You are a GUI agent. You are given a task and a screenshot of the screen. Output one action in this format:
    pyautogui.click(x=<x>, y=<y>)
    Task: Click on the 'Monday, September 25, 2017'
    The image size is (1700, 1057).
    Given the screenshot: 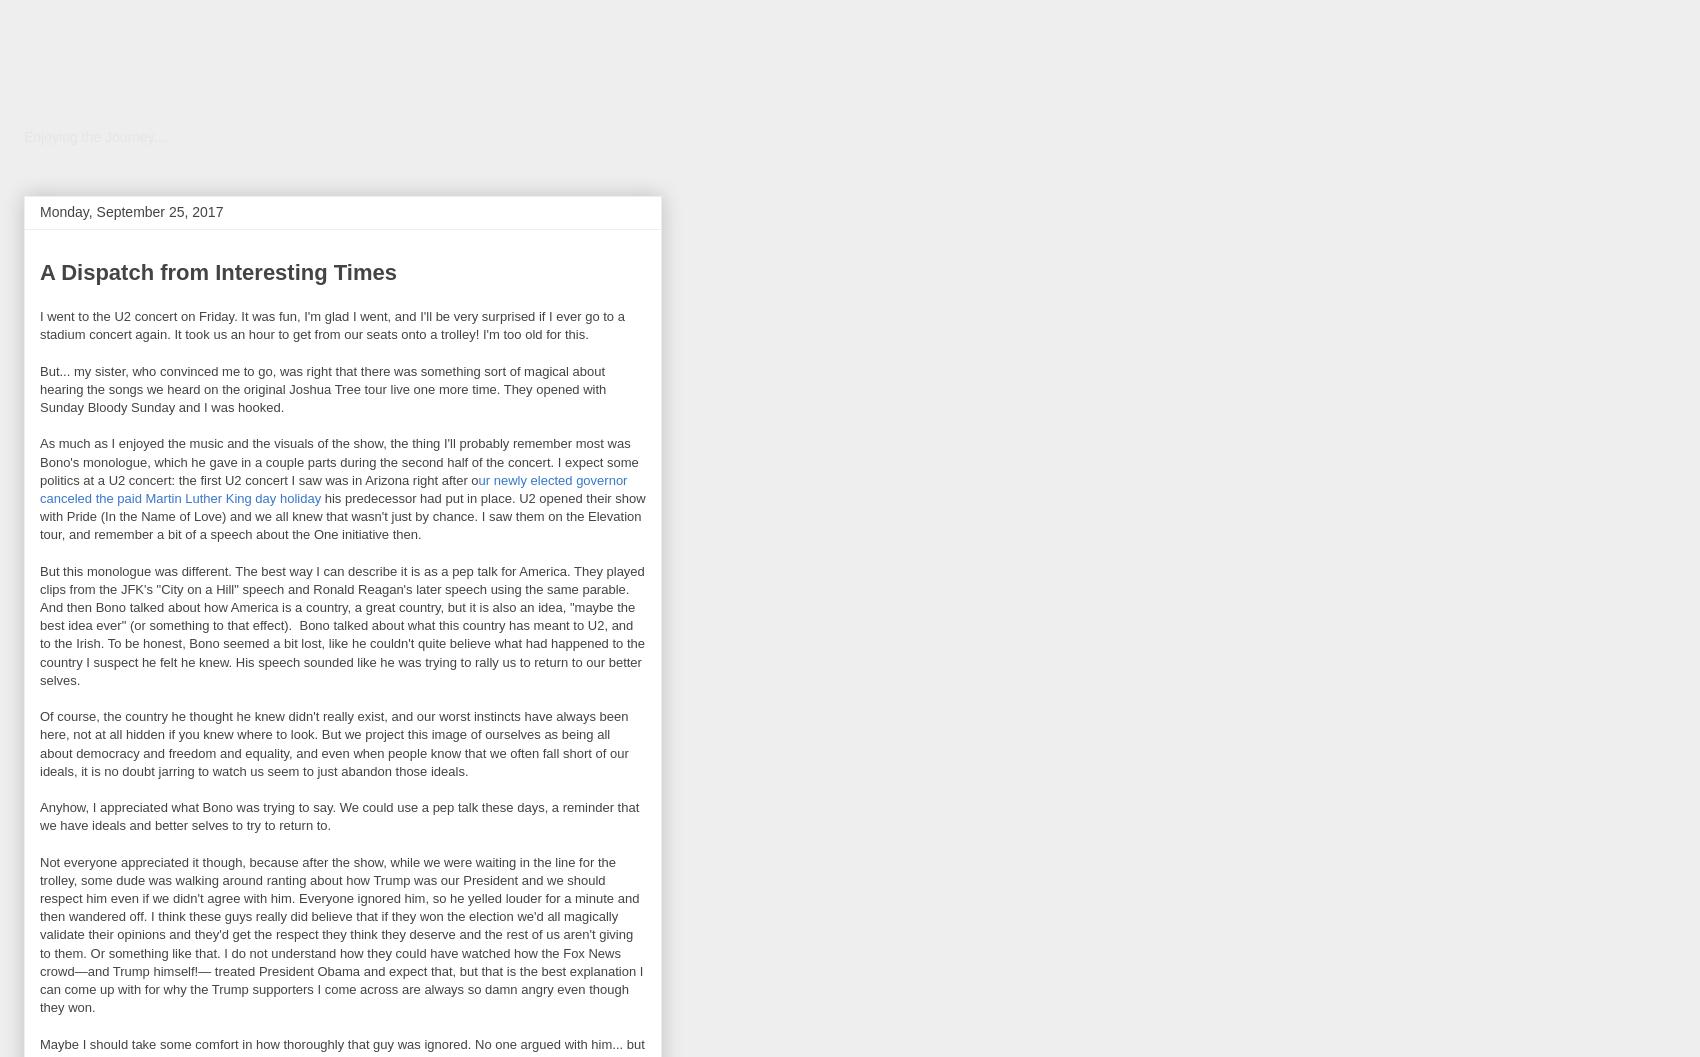 What is the action you would take?
    pyautogui.click(x=39, y=212)
    